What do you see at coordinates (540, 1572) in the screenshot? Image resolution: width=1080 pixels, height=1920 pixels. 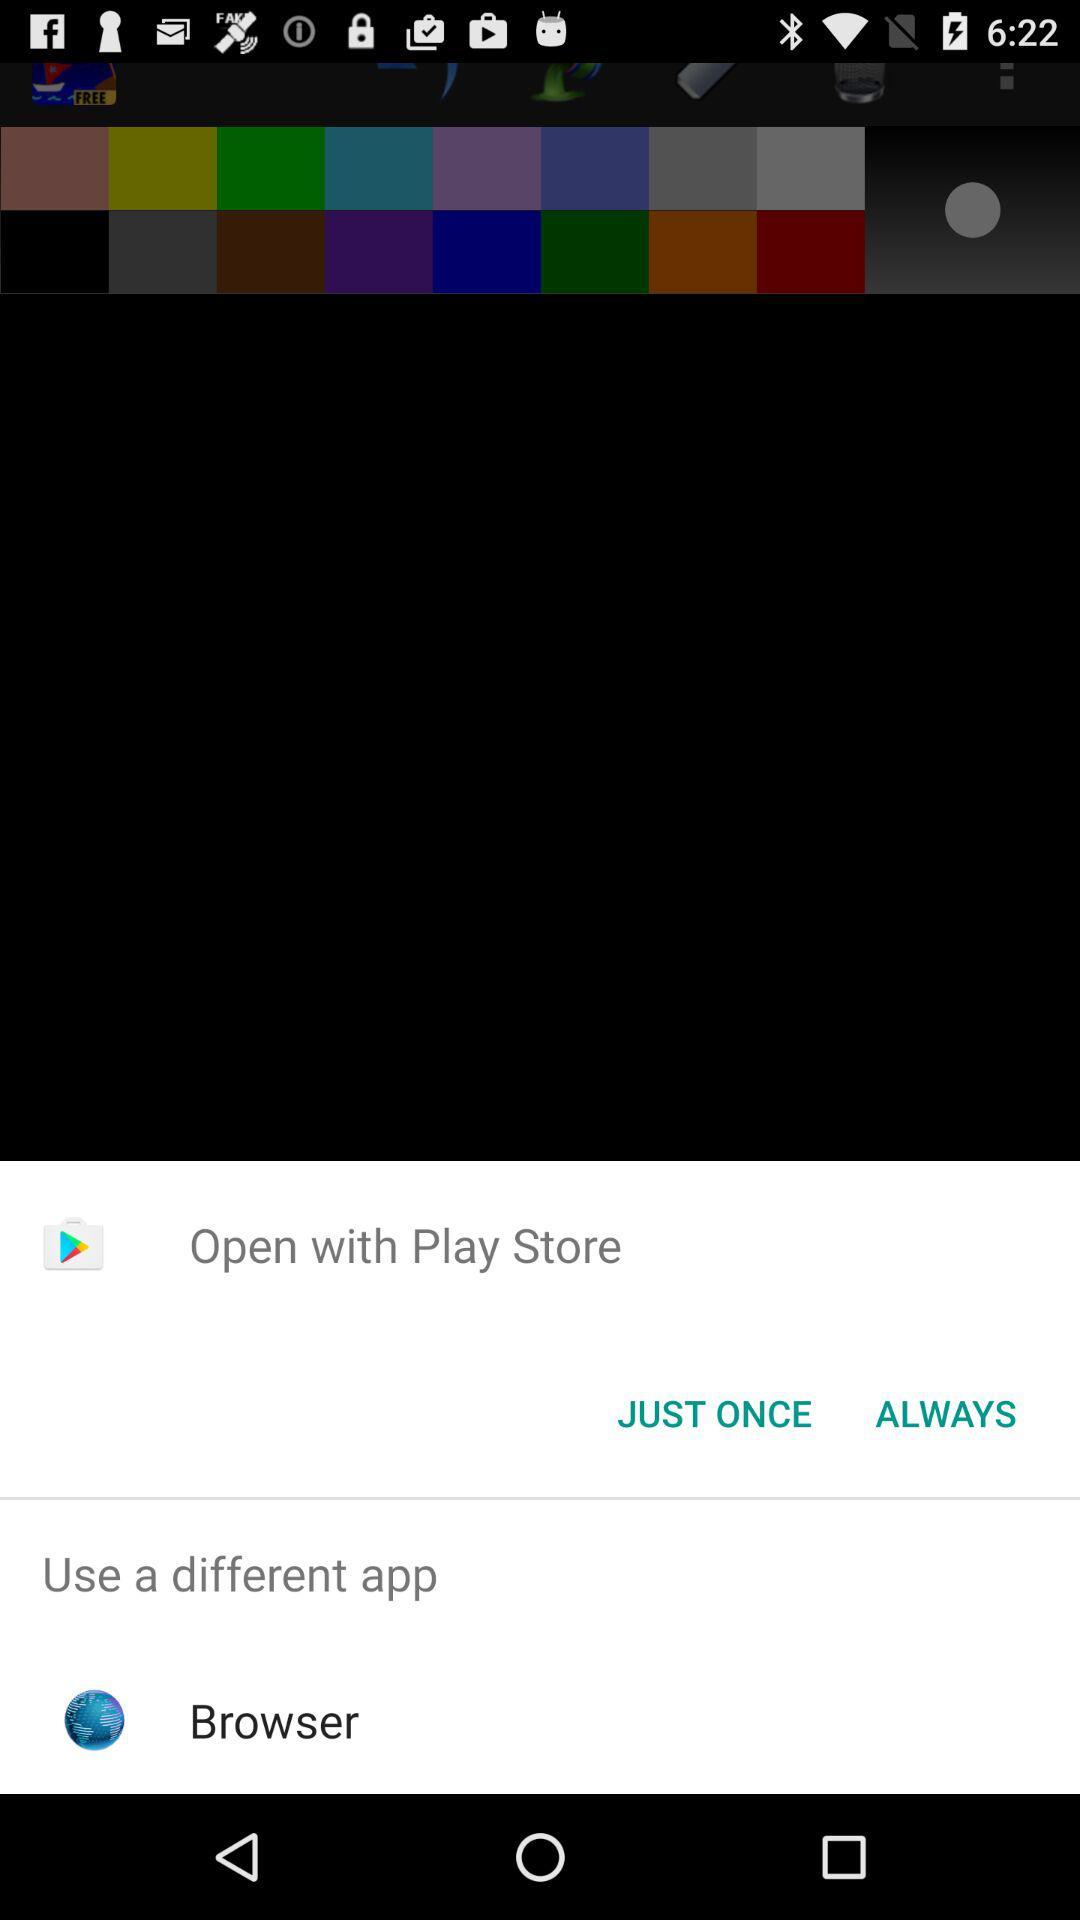 I see `use a different icon` at bounding box center [540, 1572].